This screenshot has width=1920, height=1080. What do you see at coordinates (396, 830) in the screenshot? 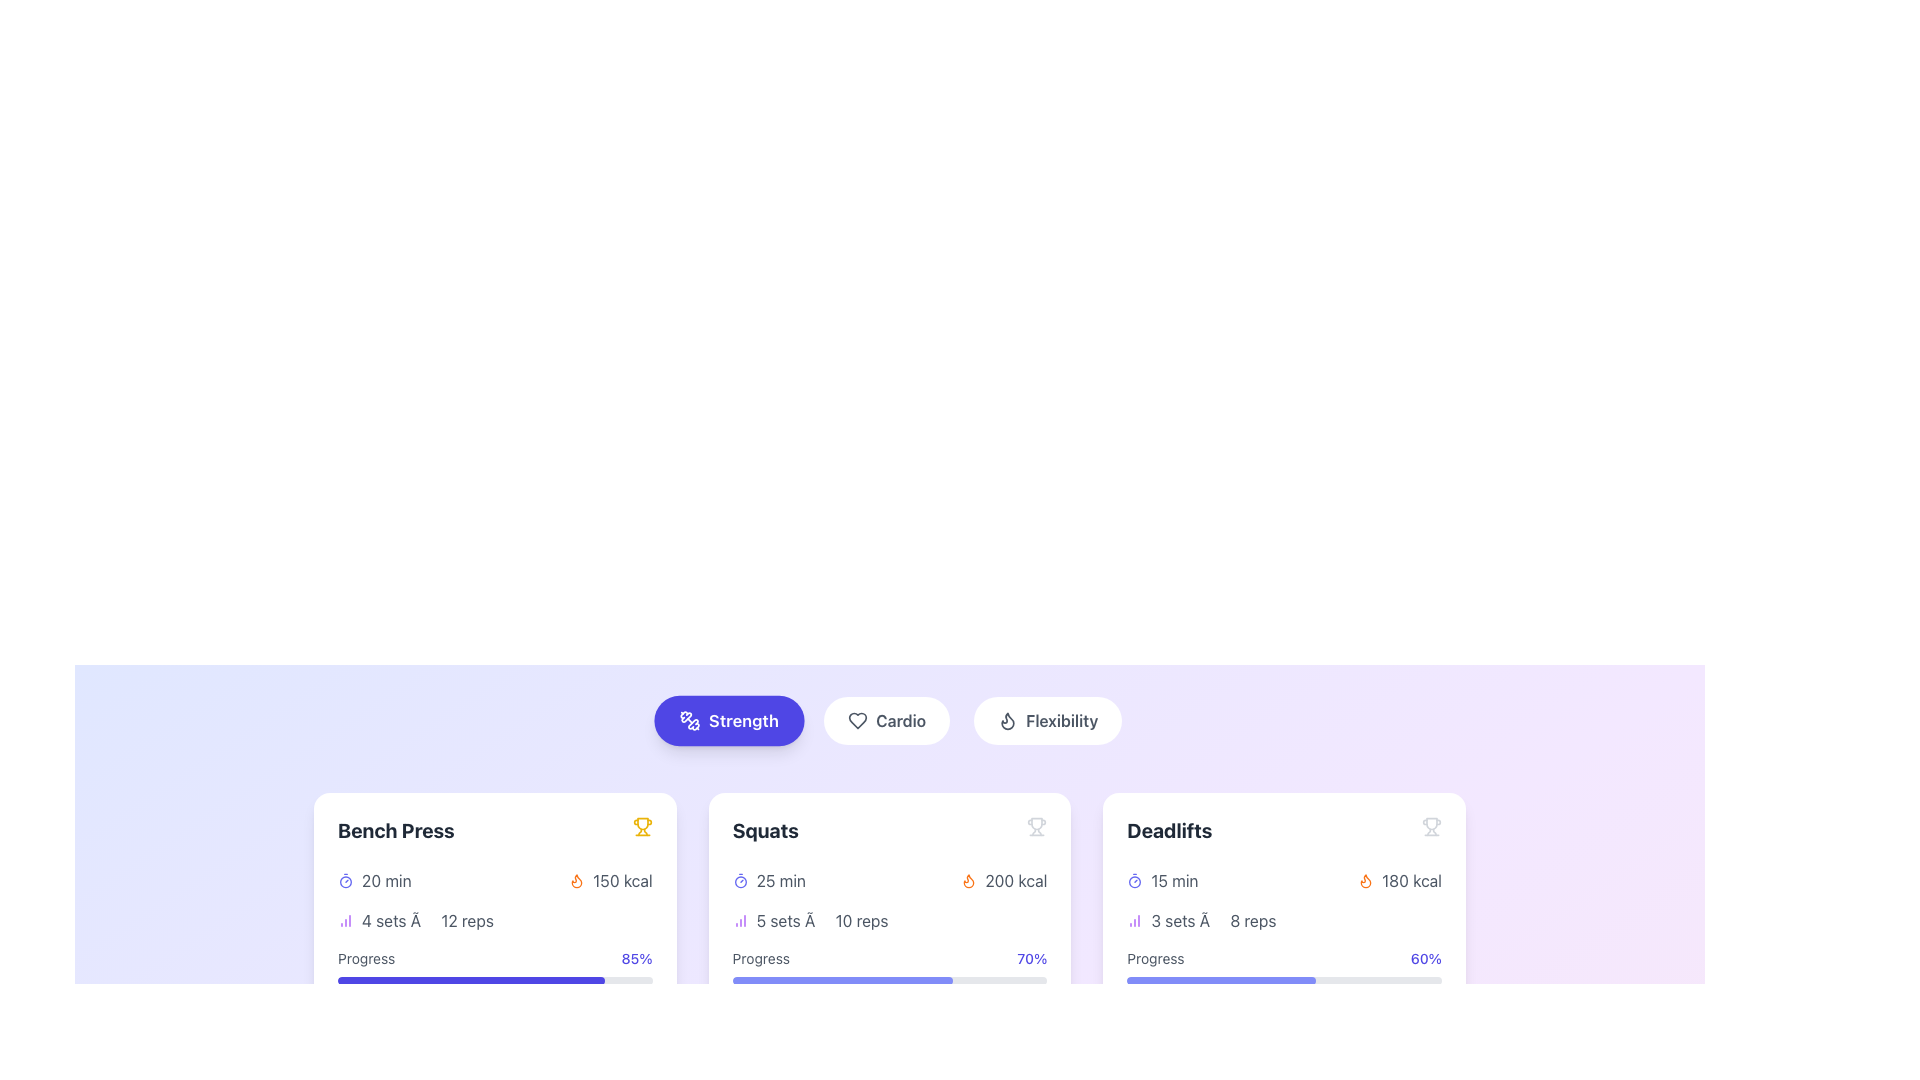
I see `the 'Bench Press' text label, which is styled in bold, large dark grey text within a card-like structure on a light gradient background` at bounding box center [396, 830].